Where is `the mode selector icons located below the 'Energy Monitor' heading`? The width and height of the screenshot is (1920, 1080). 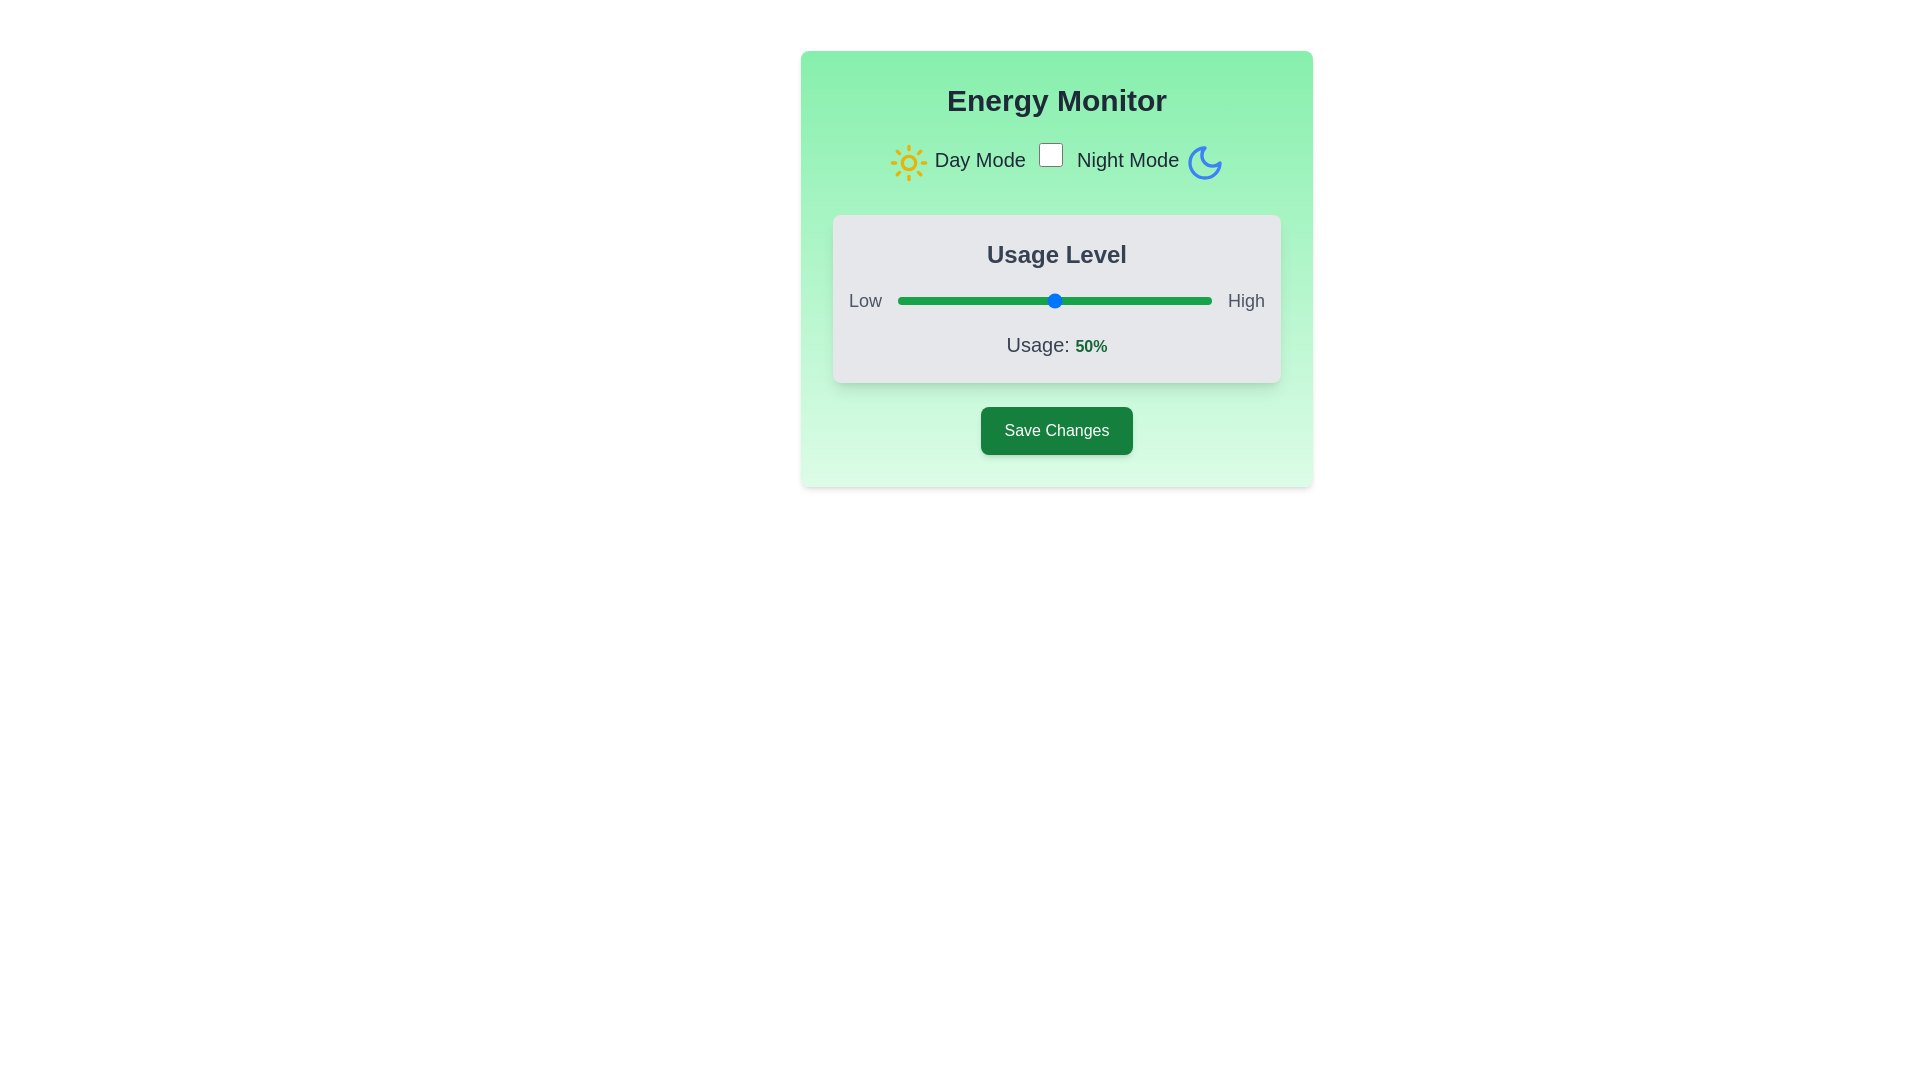 the mode selector icons located below the 'Energy Monitor' heading is located at coordinates (1055, 161).